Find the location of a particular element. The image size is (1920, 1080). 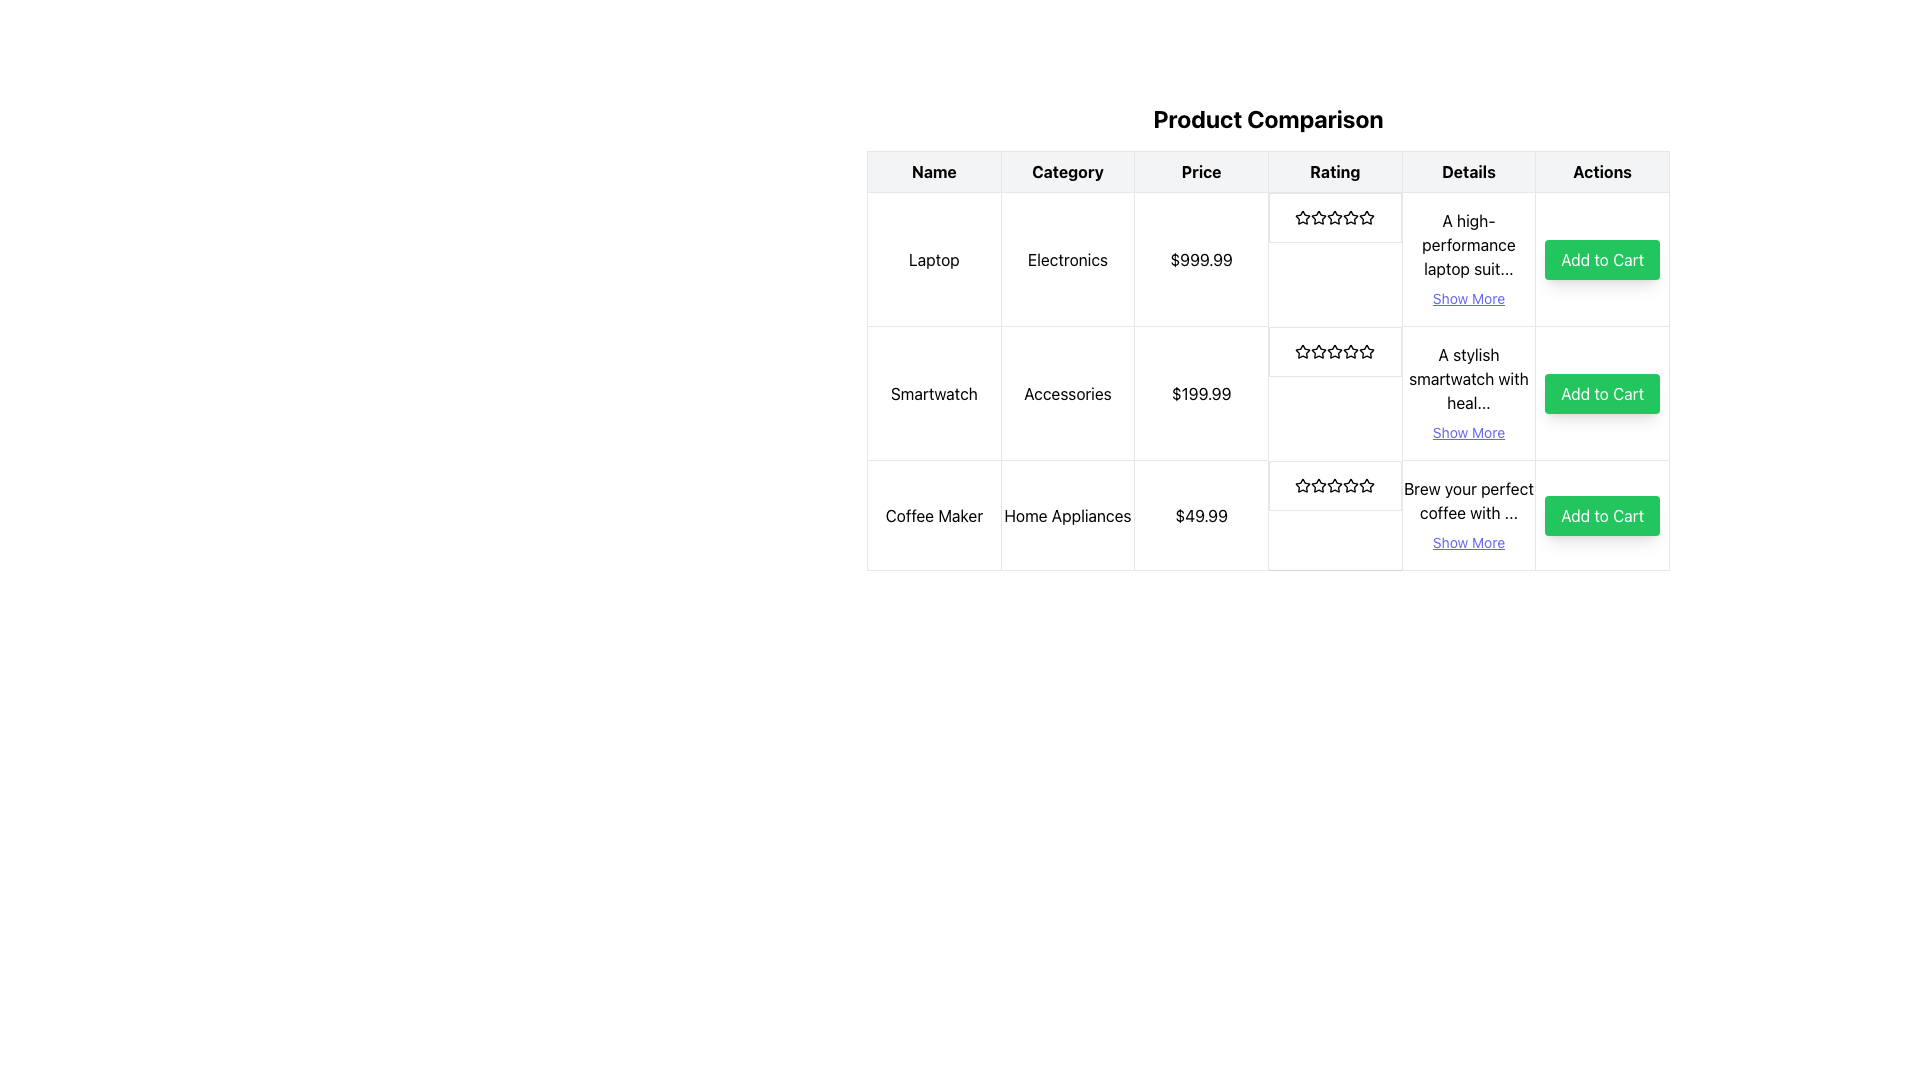

the third star-shaped icon in the rating column of the 'Smartwatch' product row to rate the product is located at coordinates (1366, 350).